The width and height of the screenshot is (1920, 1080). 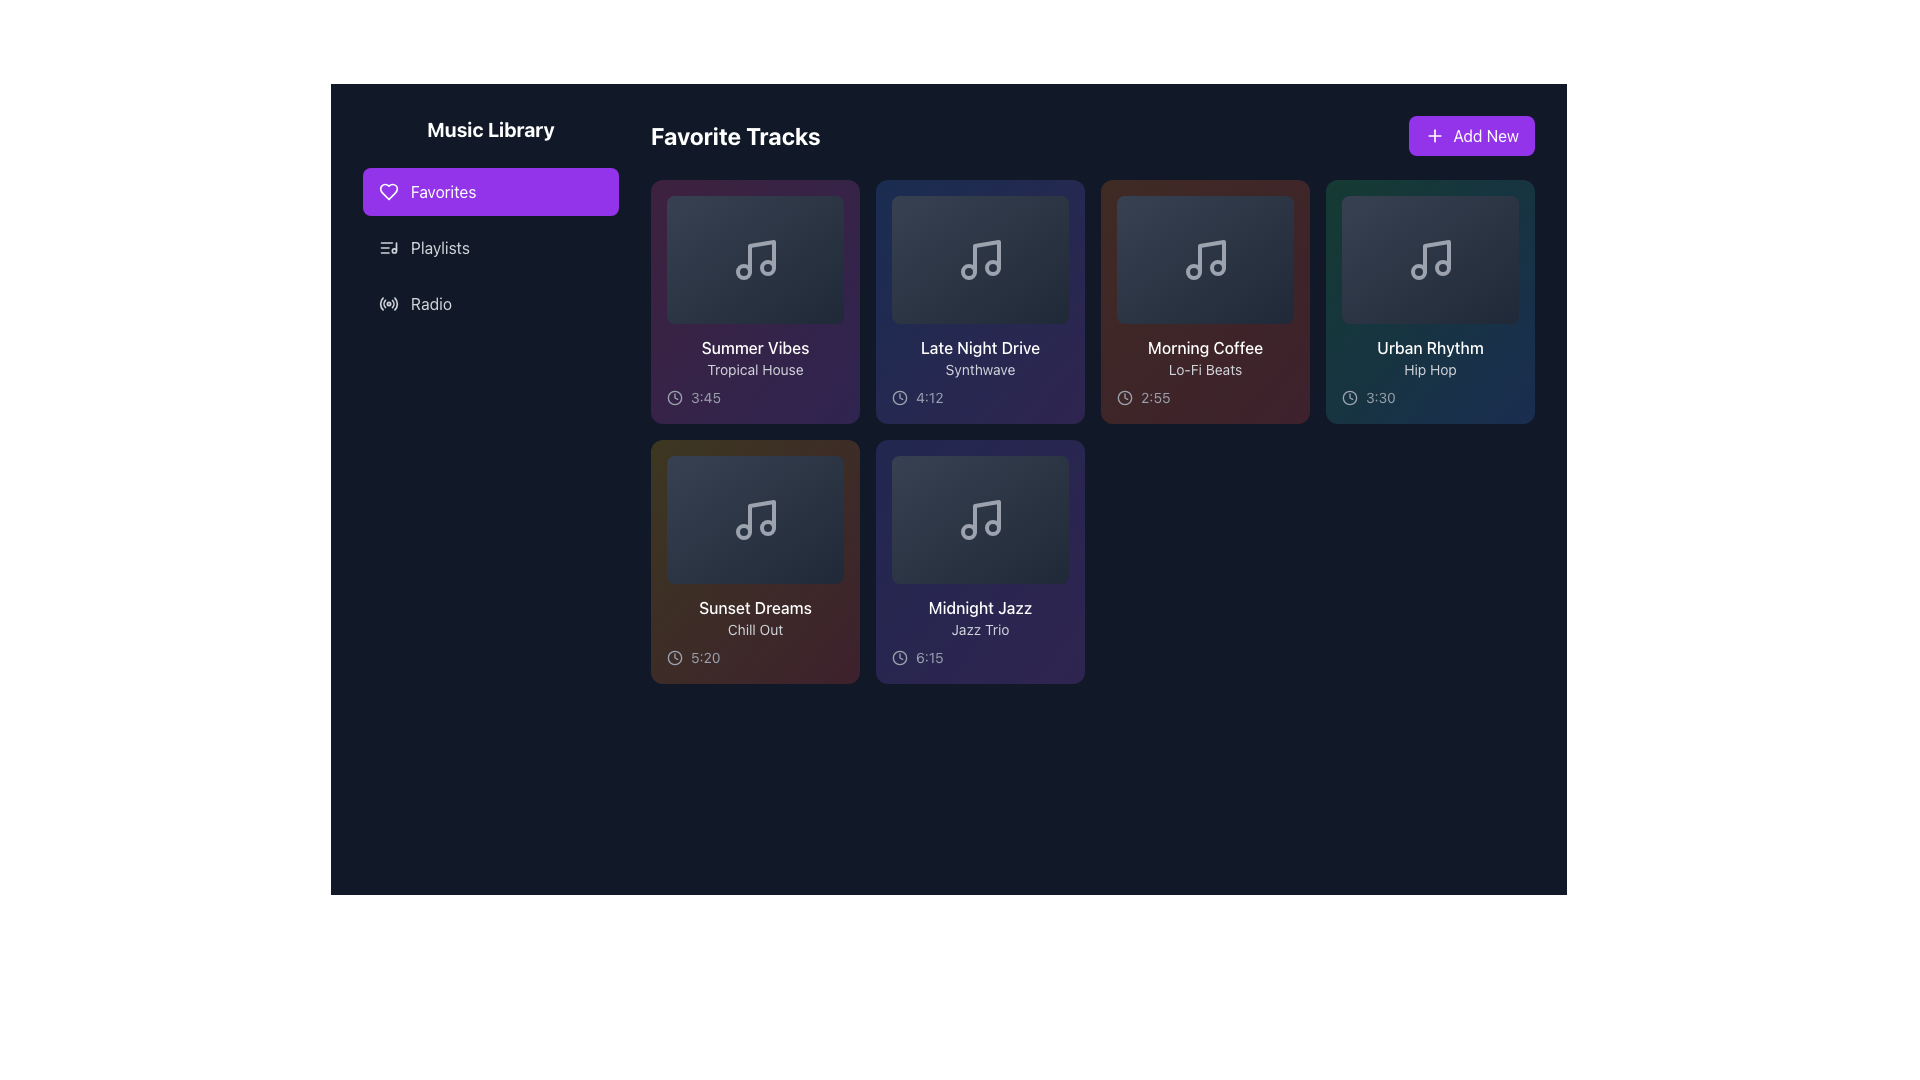 I want to click on text content of the label indicating the title 'Sunset Dreams', which is located in the second item of the lower row under 'Favorite Tracks', so click(x=754, y=607).